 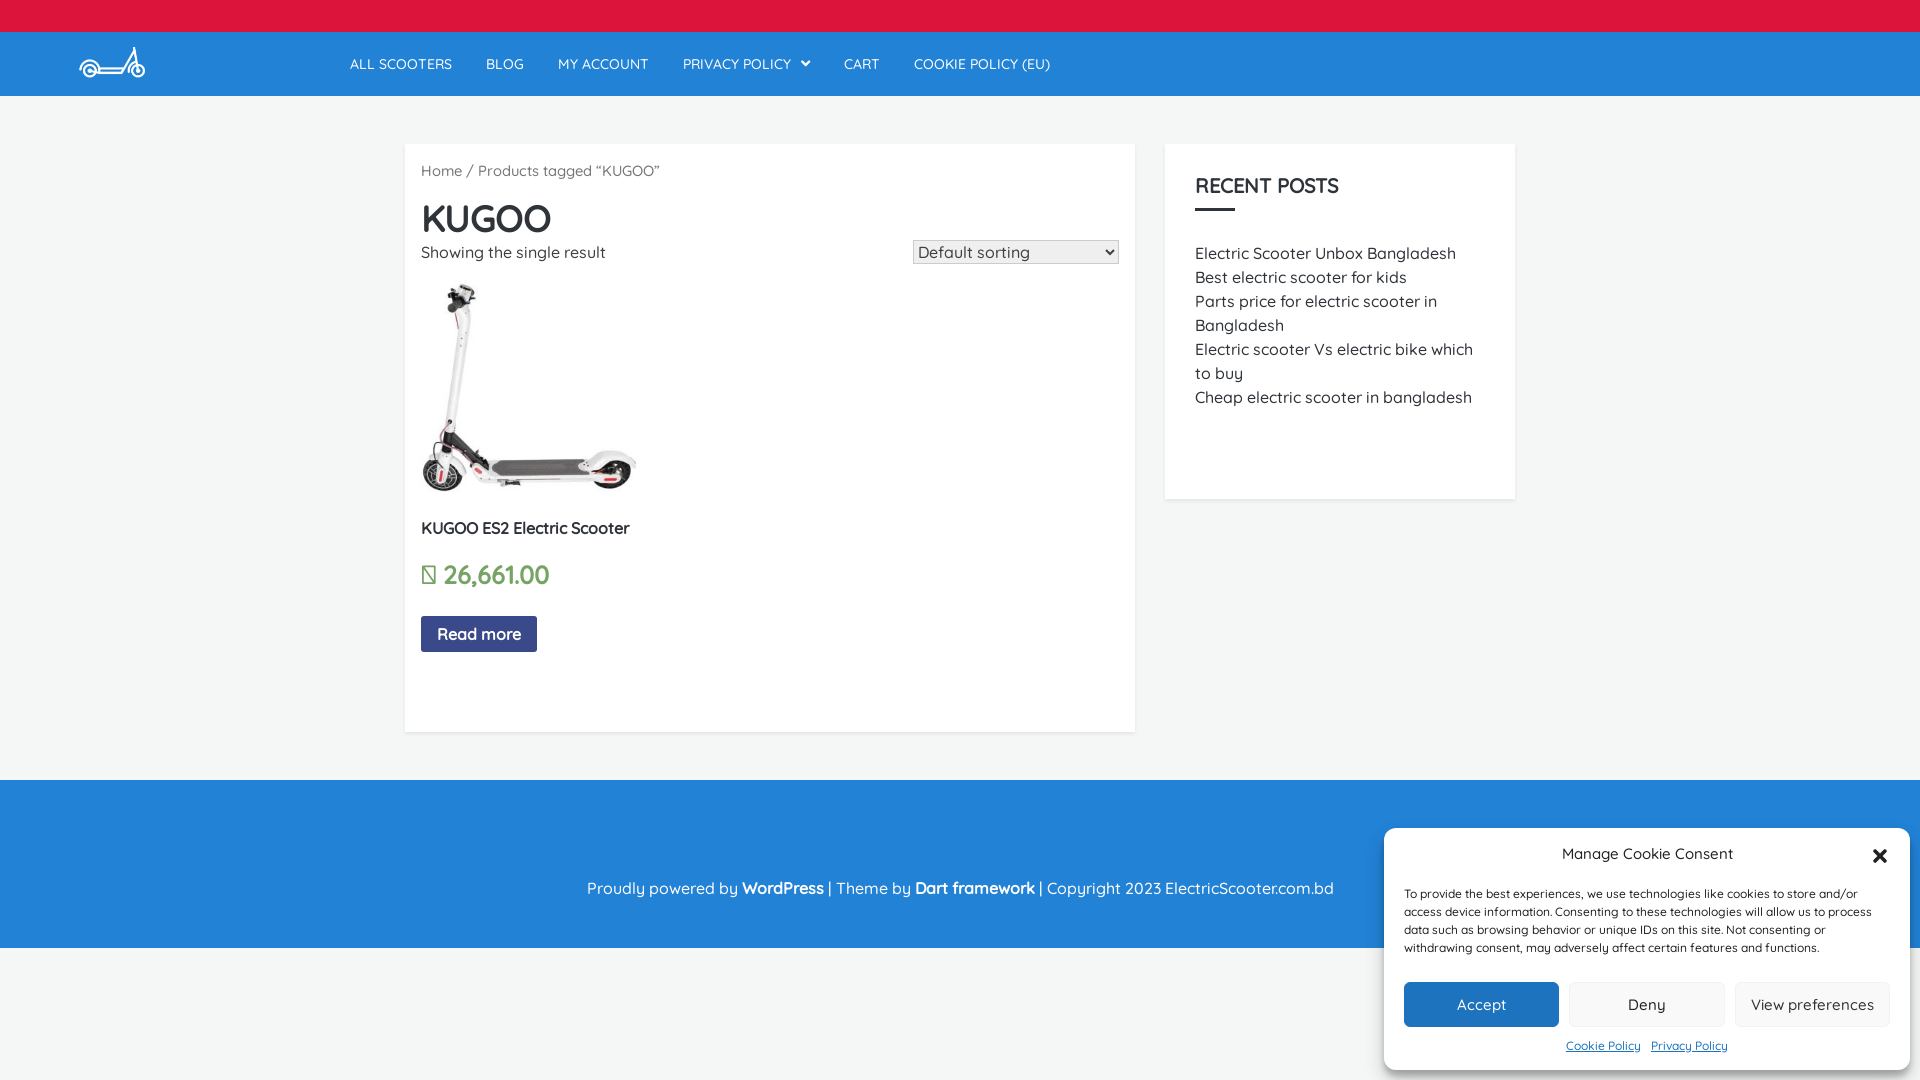 What do you see at coordinates (745, 63) in the screenshot?
I see `'PRIVACY POLICY'` at bounding box center [745, 63].